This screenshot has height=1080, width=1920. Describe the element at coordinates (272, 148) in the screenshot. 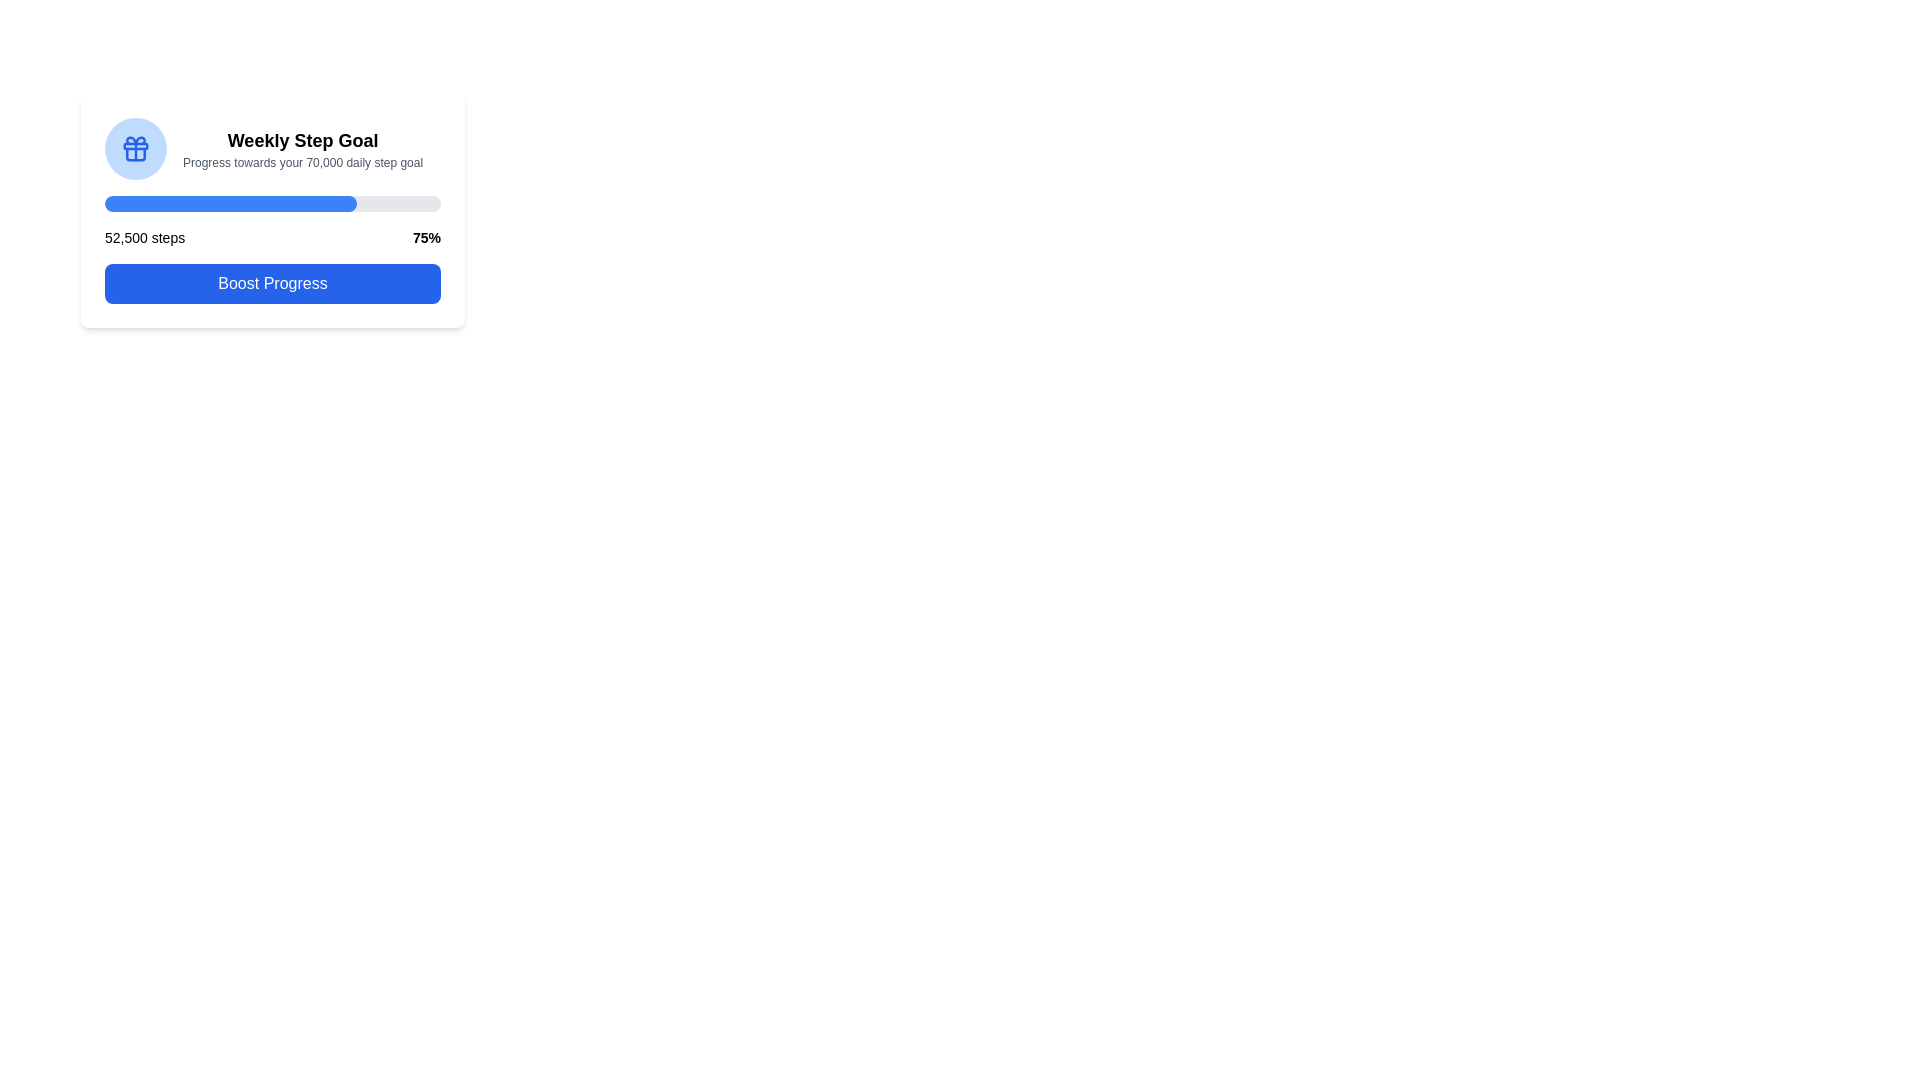

I see `the Textual Information Block that displays the header and description for tracking the weekly step goal, located at the top section of the card` at that location.